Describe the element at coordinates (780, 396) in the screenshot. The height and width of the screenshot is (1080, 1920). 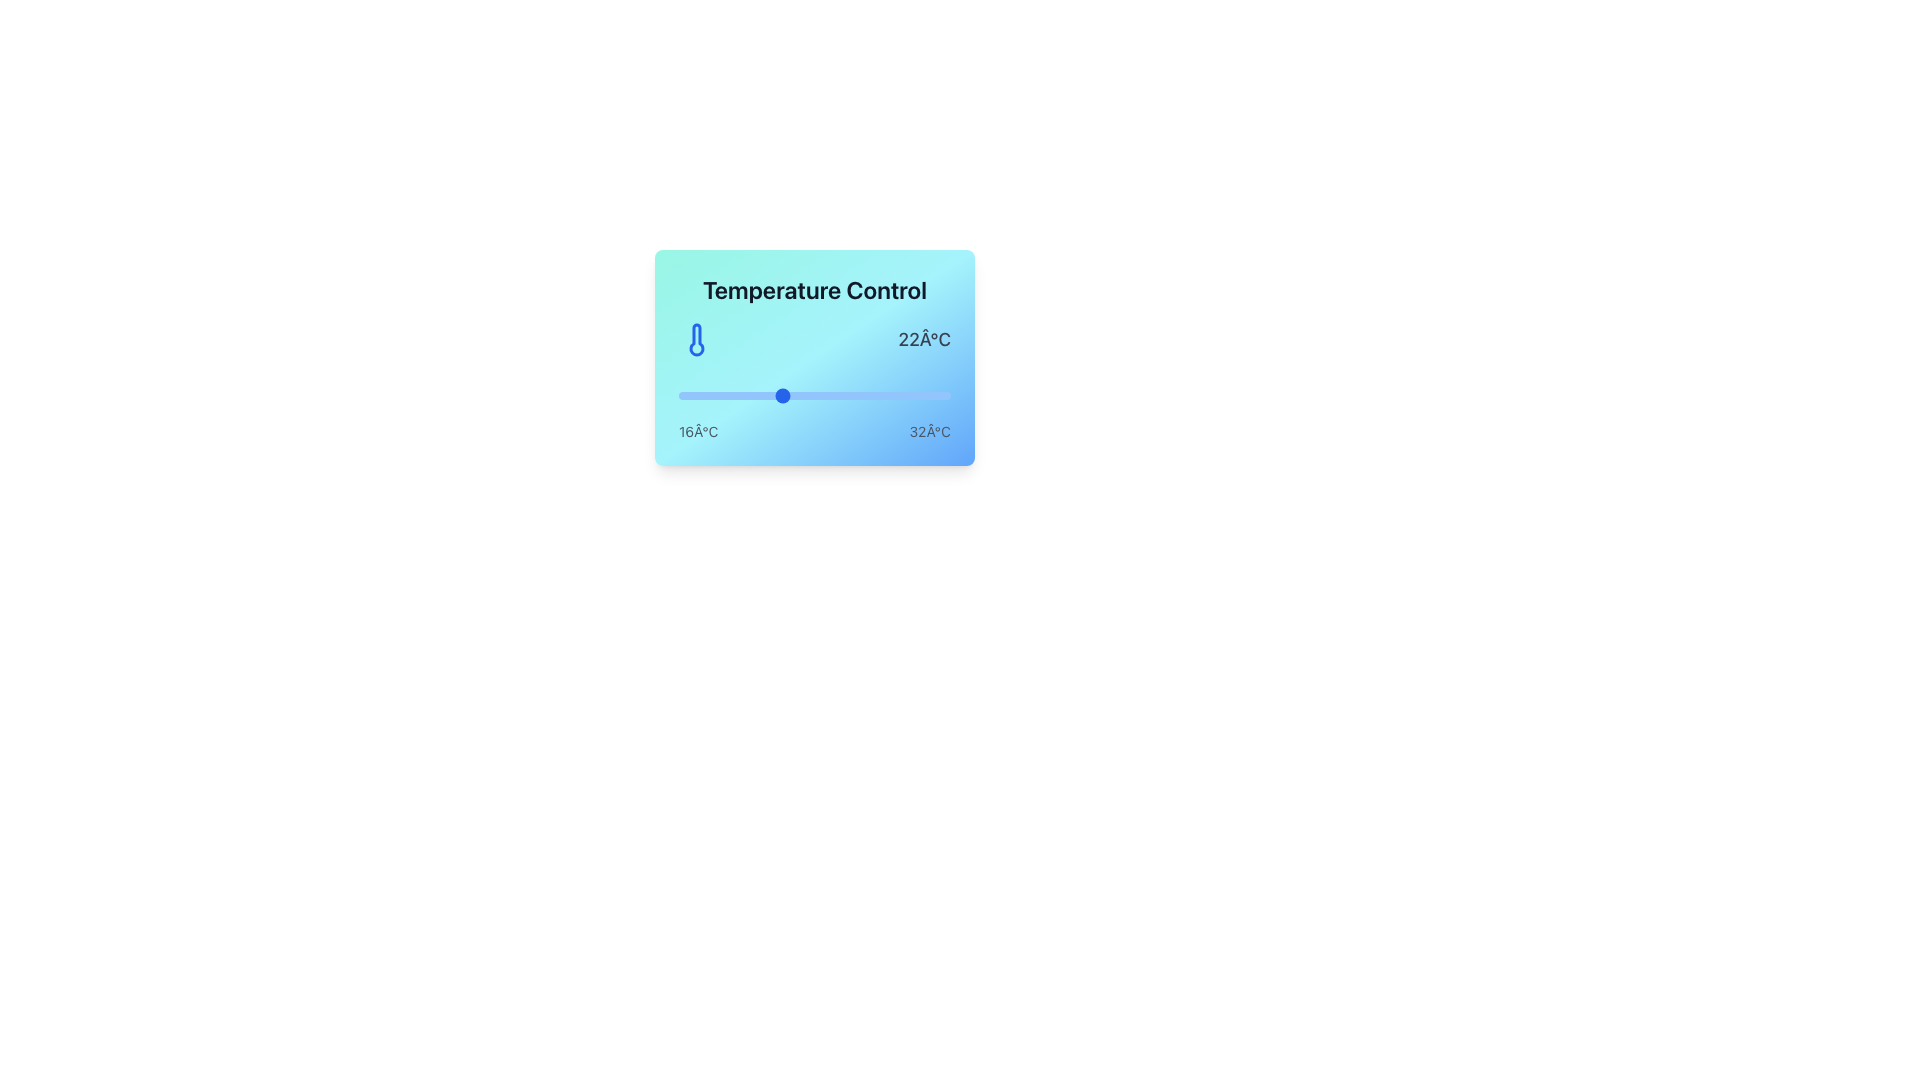
I see `the temperature` at that location.